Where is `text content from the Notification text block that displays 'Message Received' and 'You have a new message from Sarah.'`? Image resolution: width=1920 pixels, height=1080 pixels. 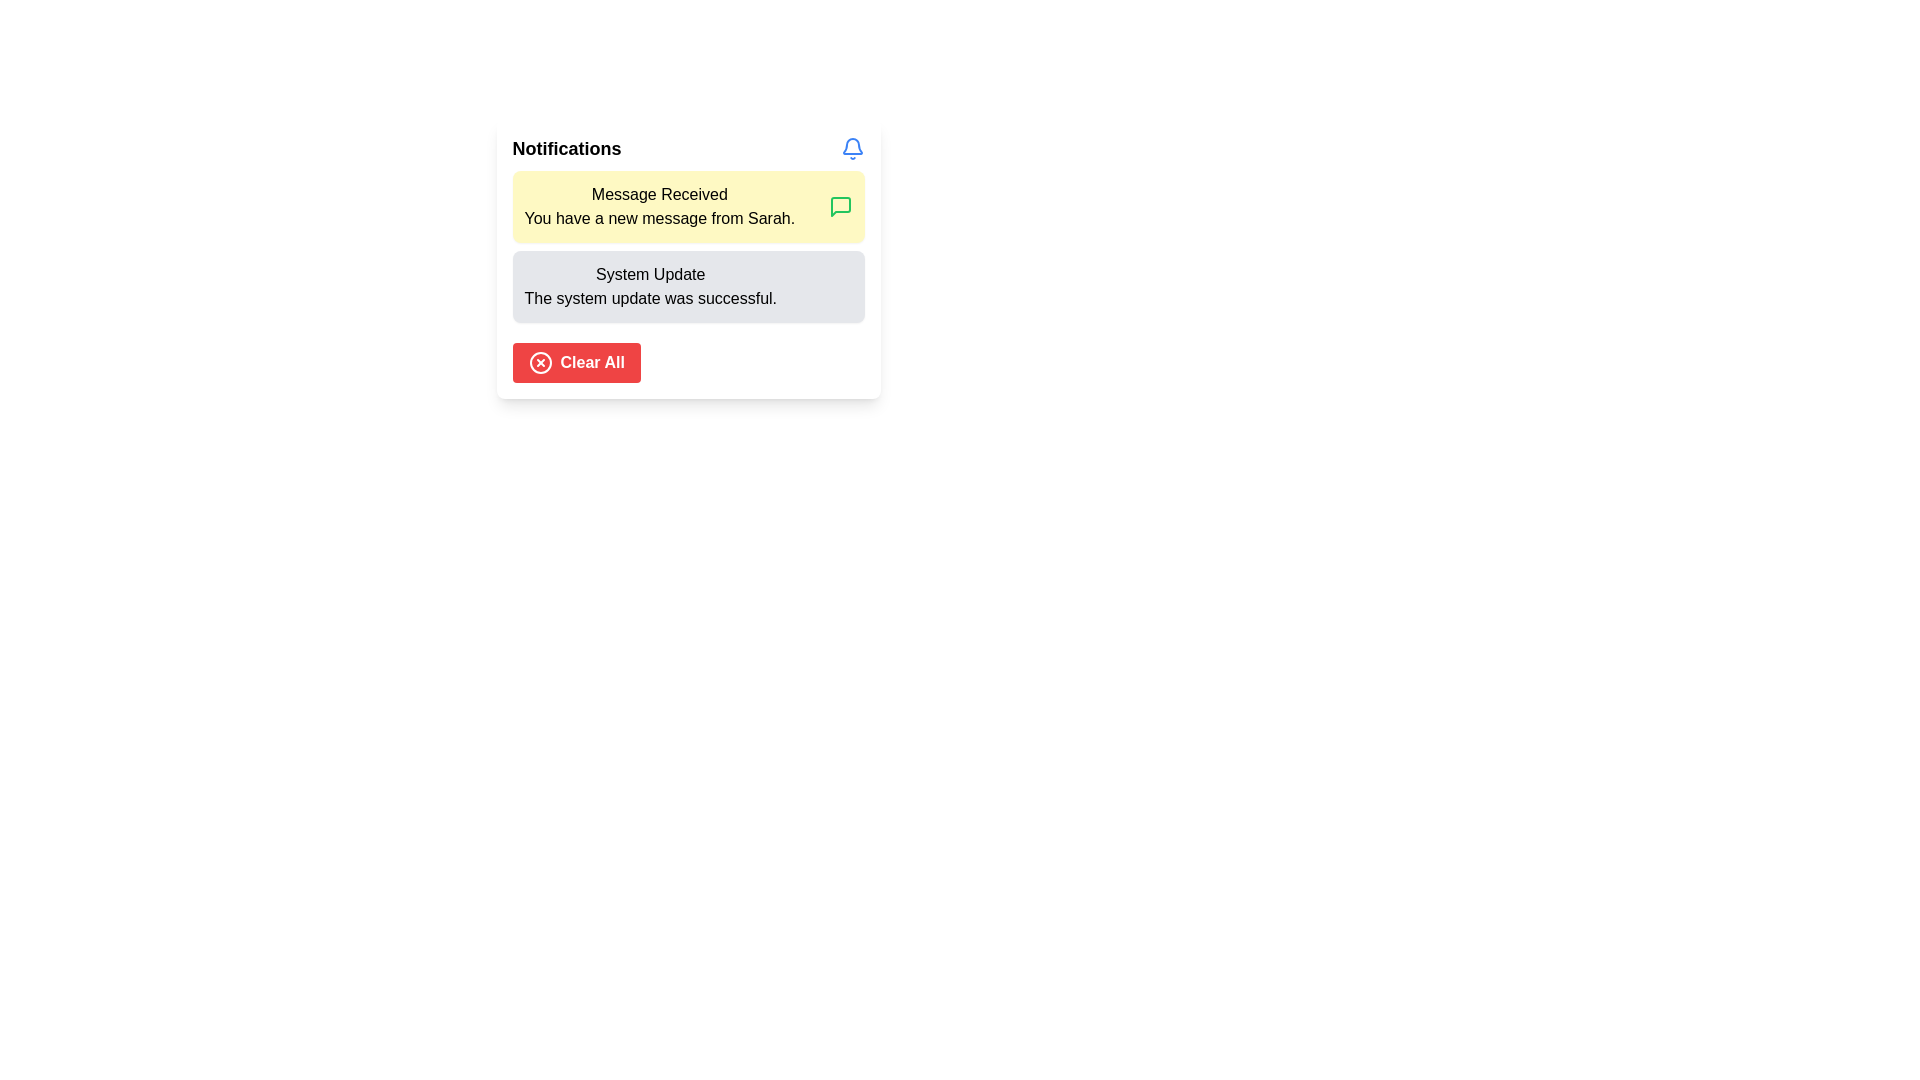
text content from the Notification text block that displays 'Message Received' and 'You have a new message from Sarah.' is located at coordinates (659, 207).